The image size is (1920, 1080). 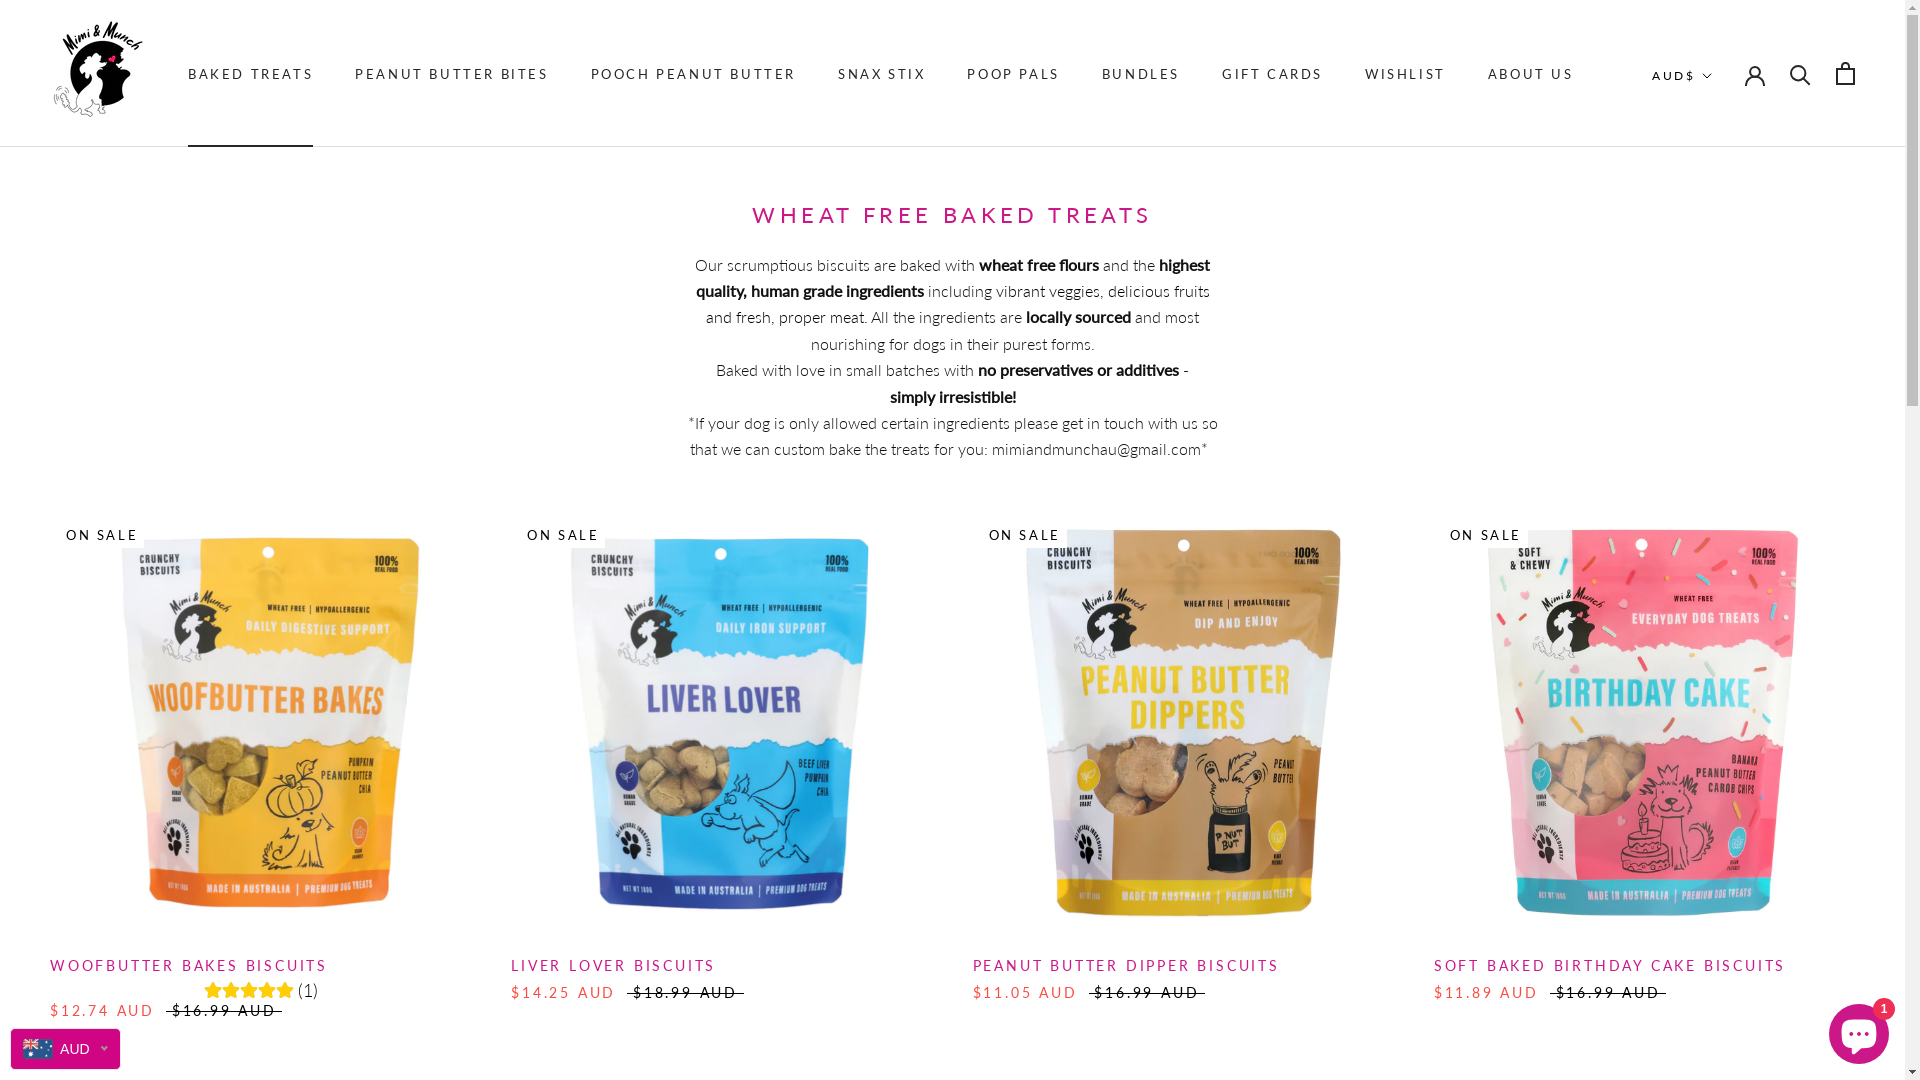 I want to click on 'PEANUT BUTTER DIPPER BISCUITS', so click(x=1125, y=964).